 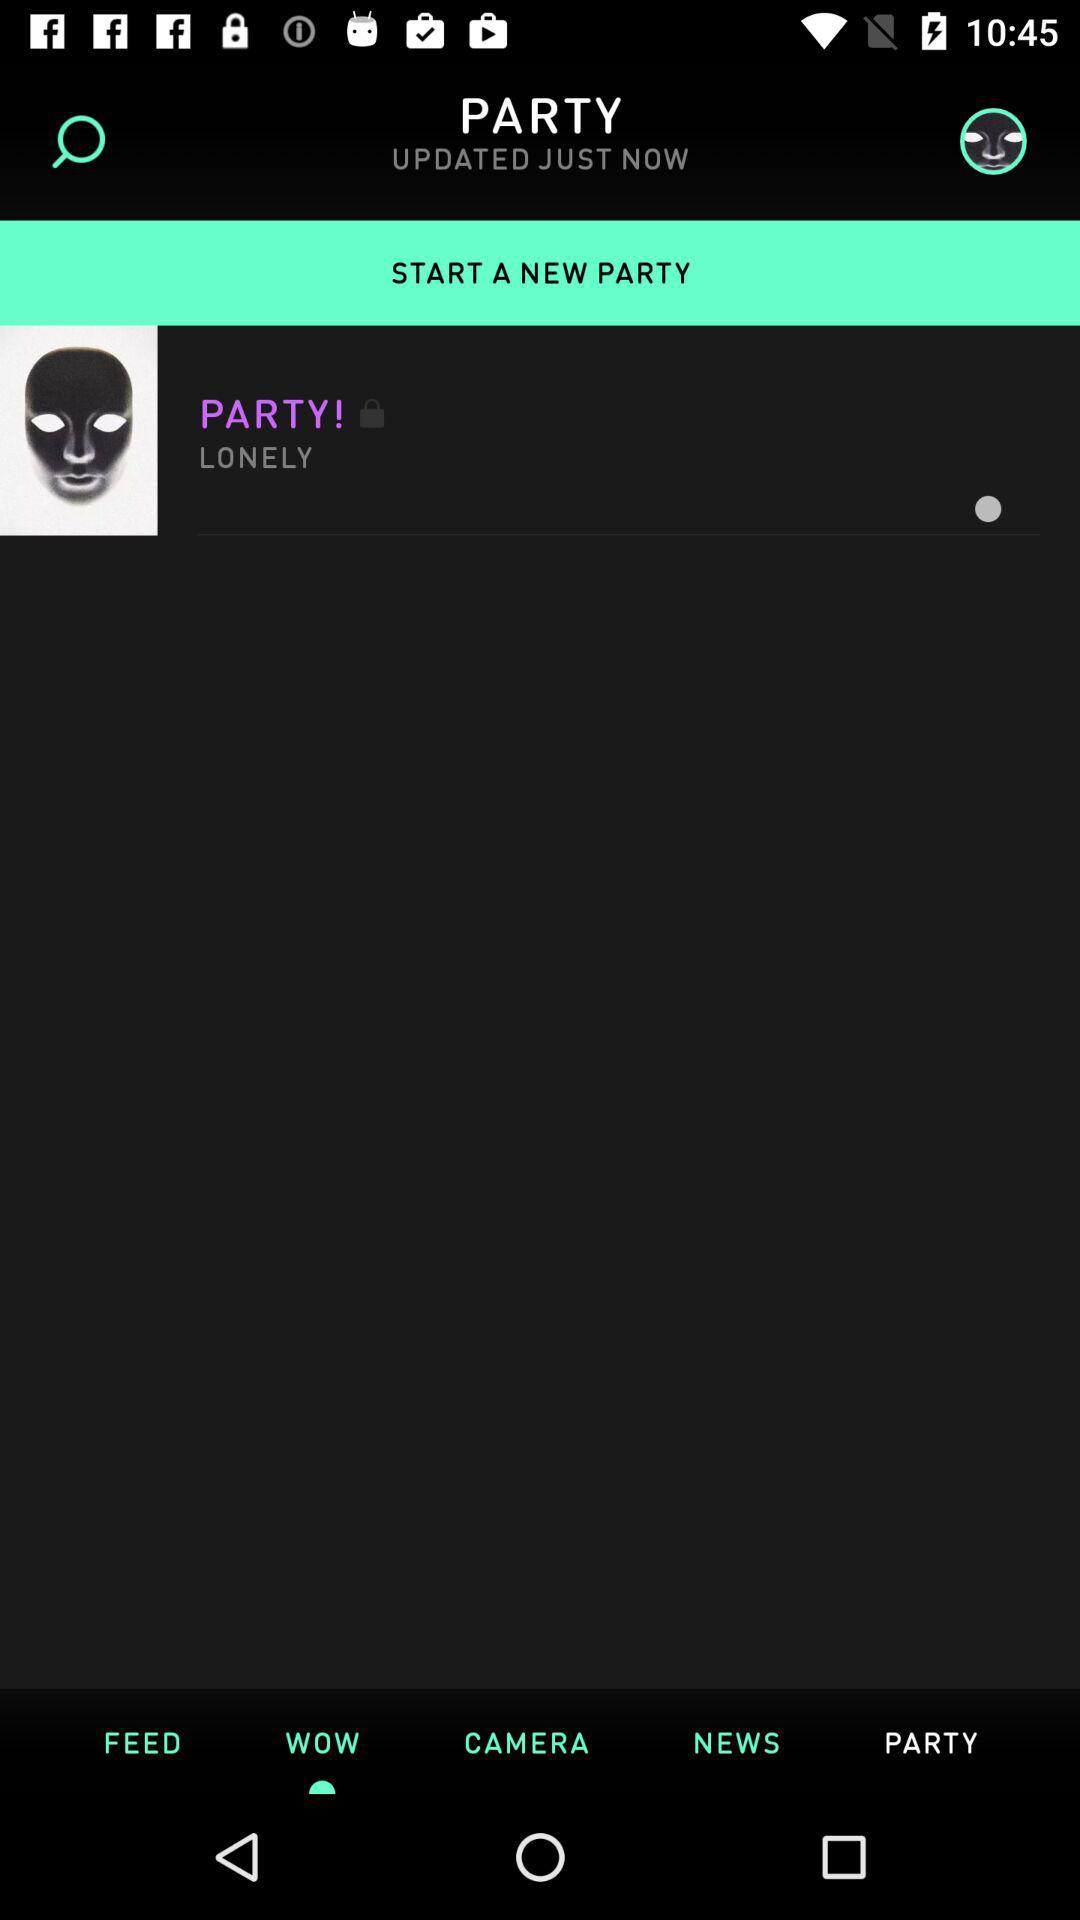 I want to click on the text which is right side of news, so click(x=930, y=1740).